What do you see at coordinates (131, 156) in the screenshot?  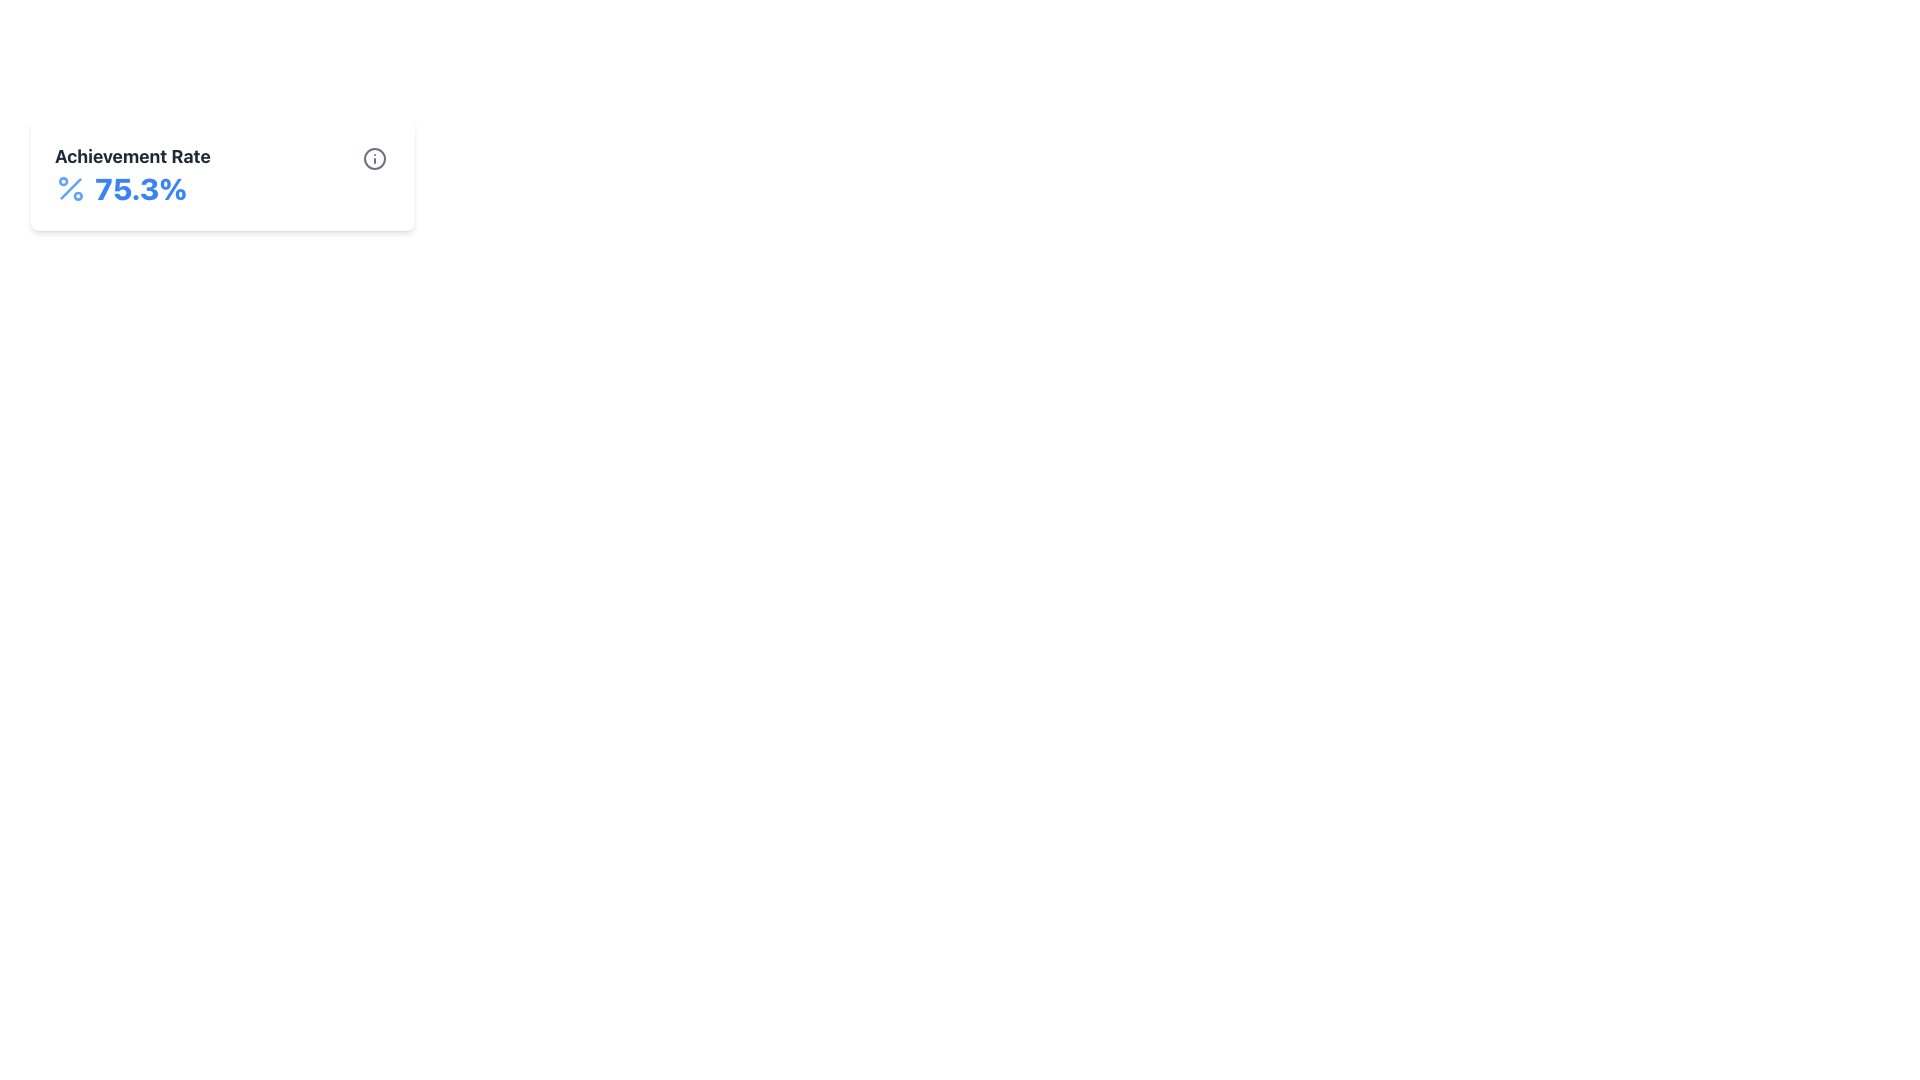 I see `the text label that reads 'Achievement Rate', which is styled in bold, large-sized gray font and located above the percentage value '75.3%'` at bounding box center [131, 156].